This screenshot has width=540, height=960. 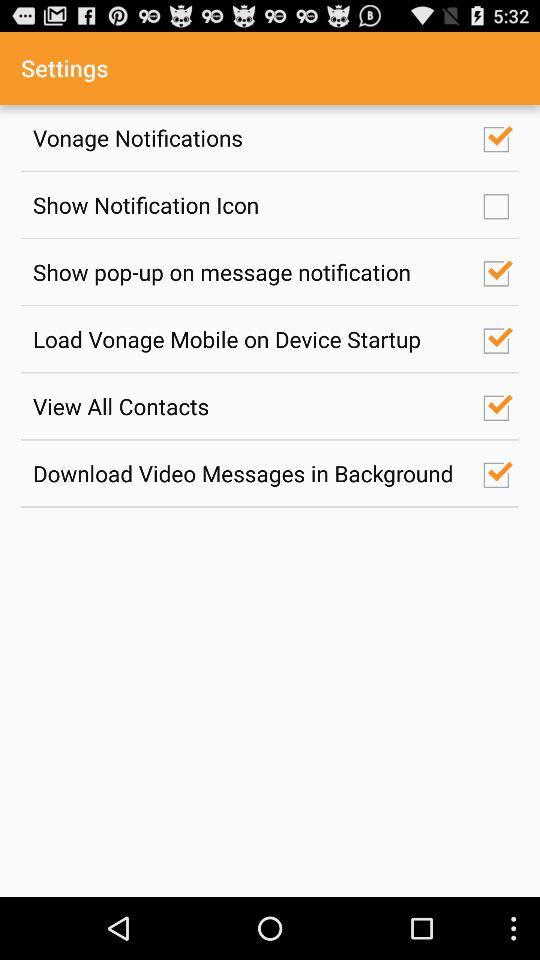 I want to click on icon below the show notification icon item, so click(x=247, y=271).